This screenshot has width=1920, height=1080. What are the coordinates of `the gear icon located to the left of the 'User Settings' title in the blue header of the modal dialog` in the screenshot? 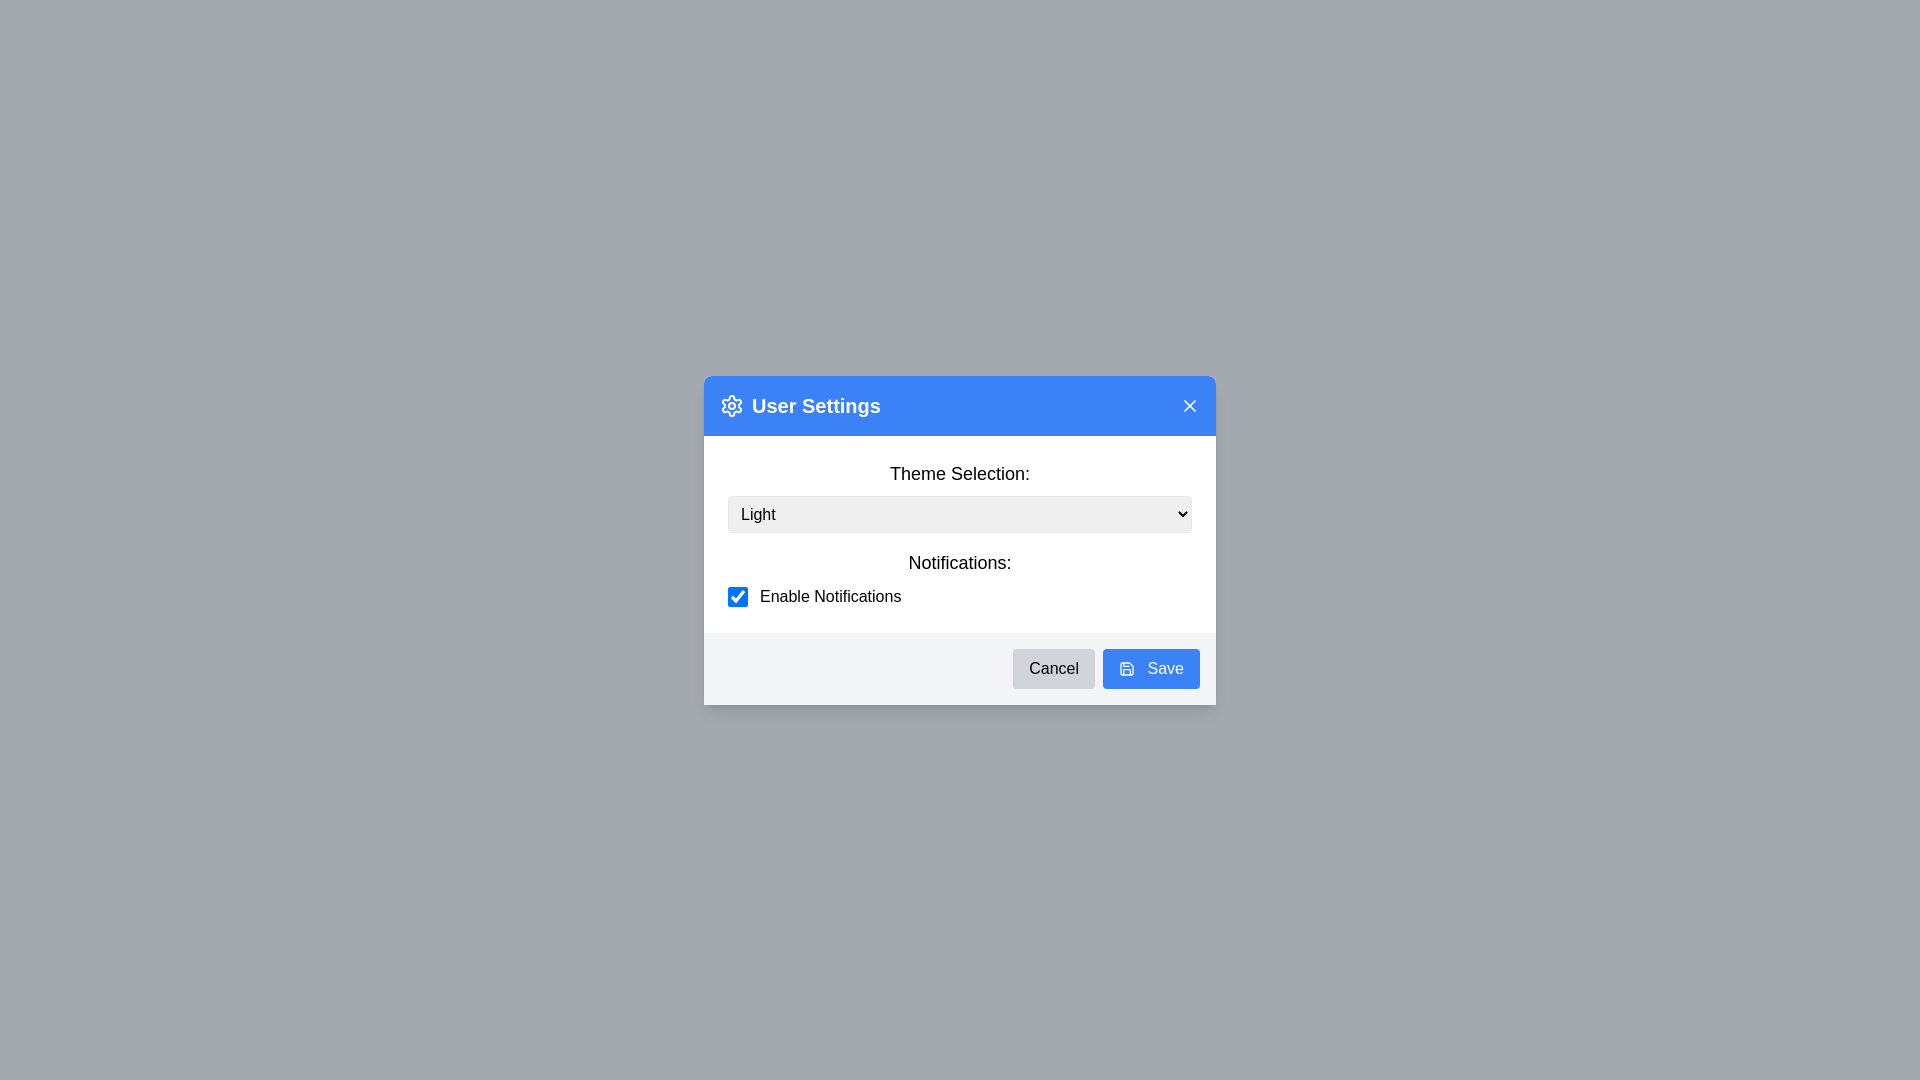 It's located at (730, 405).